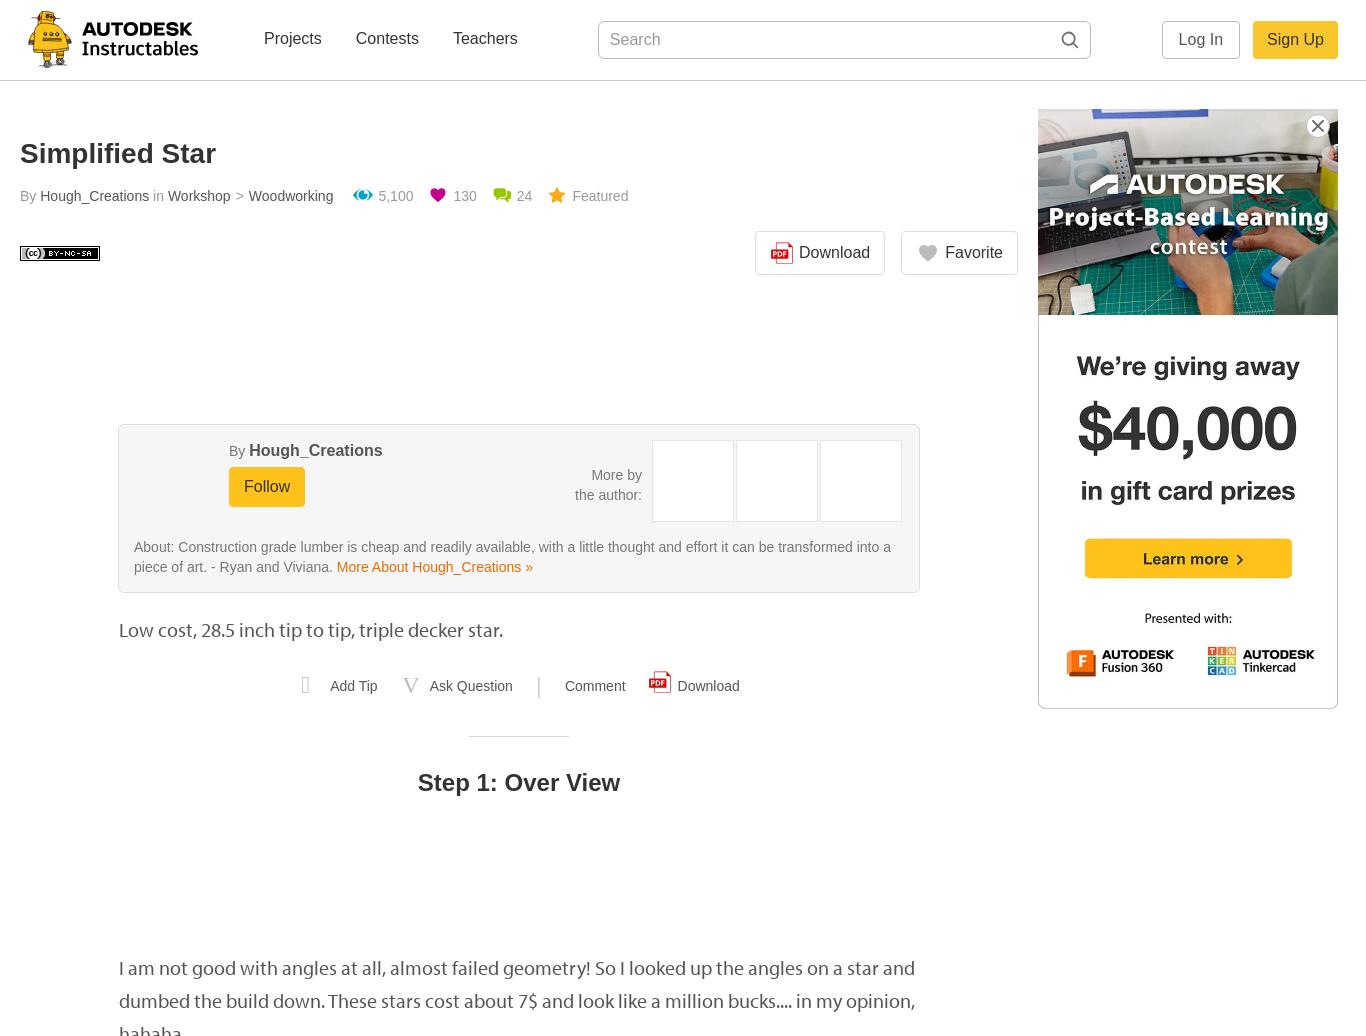 The height and width of the screenshot is (1036, 1366). What do you see at coordinates (523, 196) in the screenshot?
I see `'24'` at bounding box center [523, 196].